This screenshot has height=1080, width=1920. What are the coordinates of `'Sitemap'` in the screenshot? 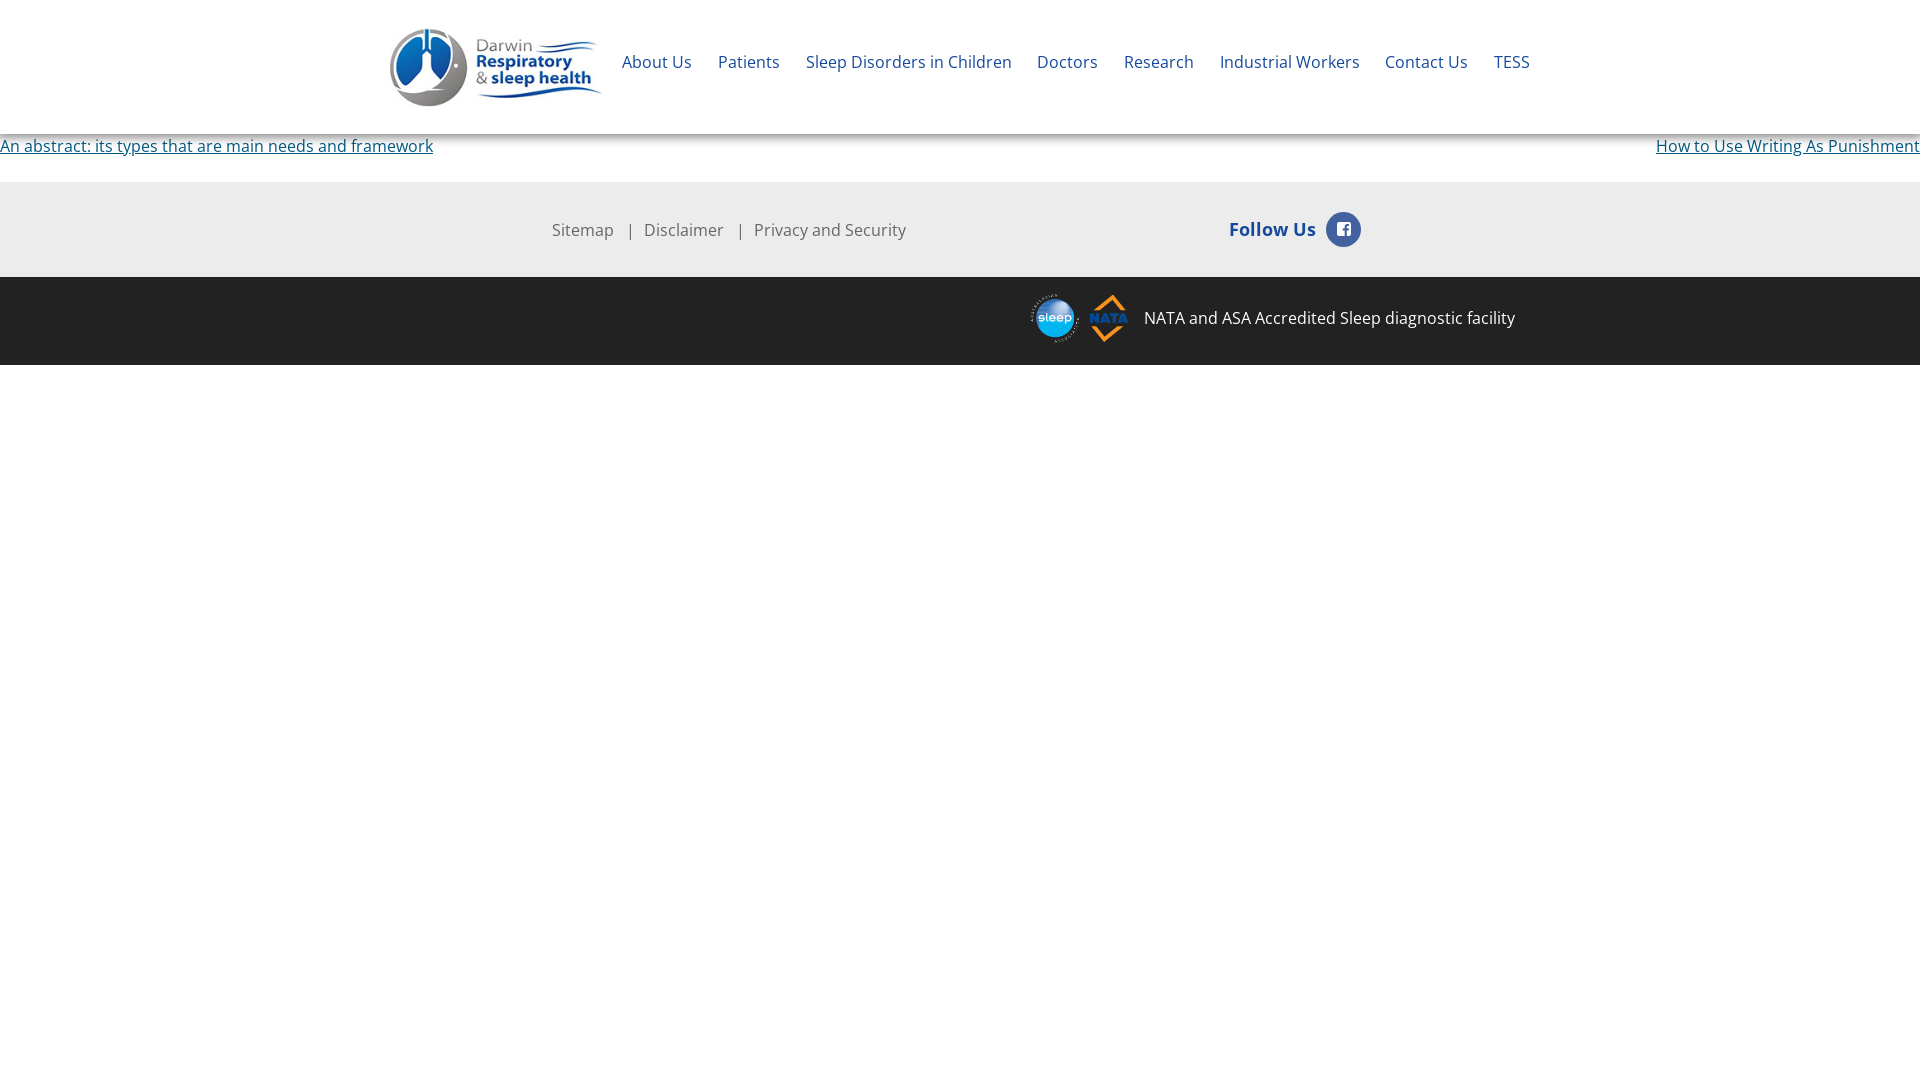 It's located at (552, 227).